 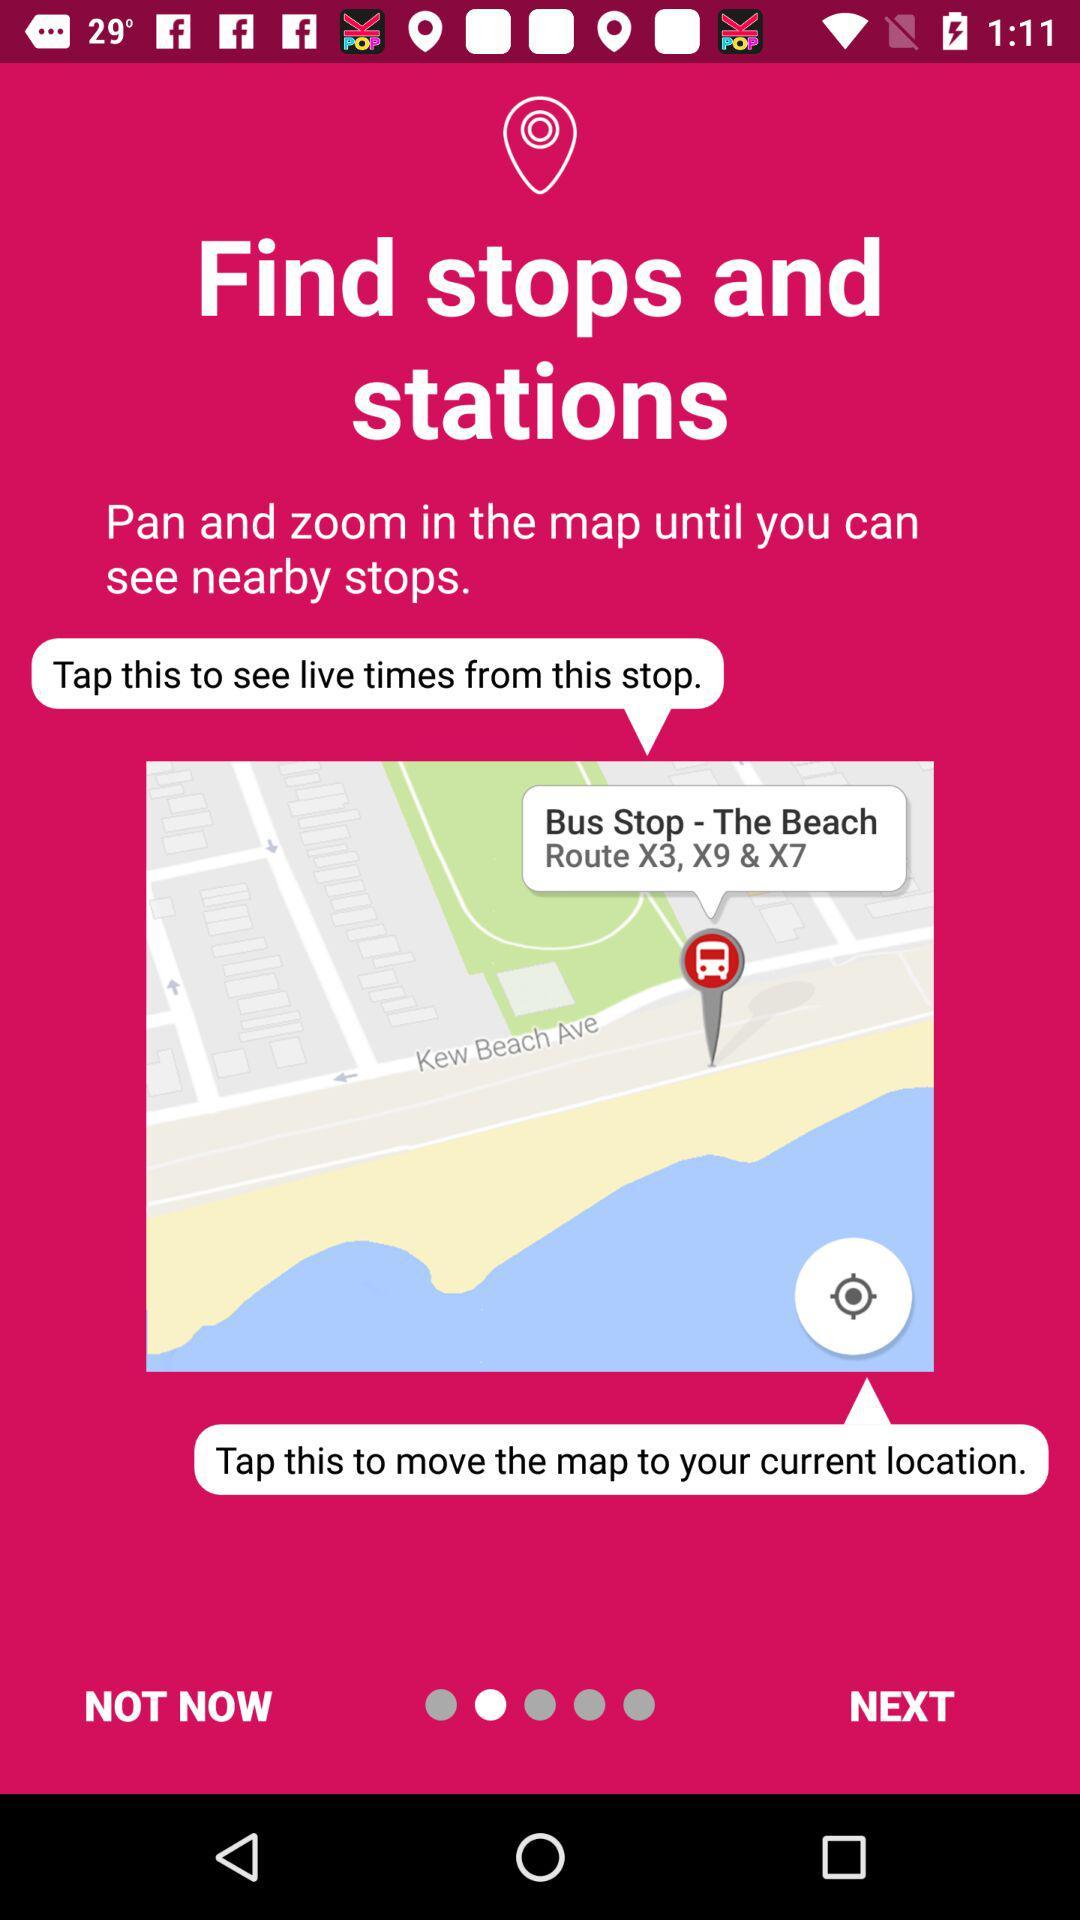 What do you see at coordinates (177, 1703) in the screenshot?
I see `the not now button` at bounding box center [177, 1703].